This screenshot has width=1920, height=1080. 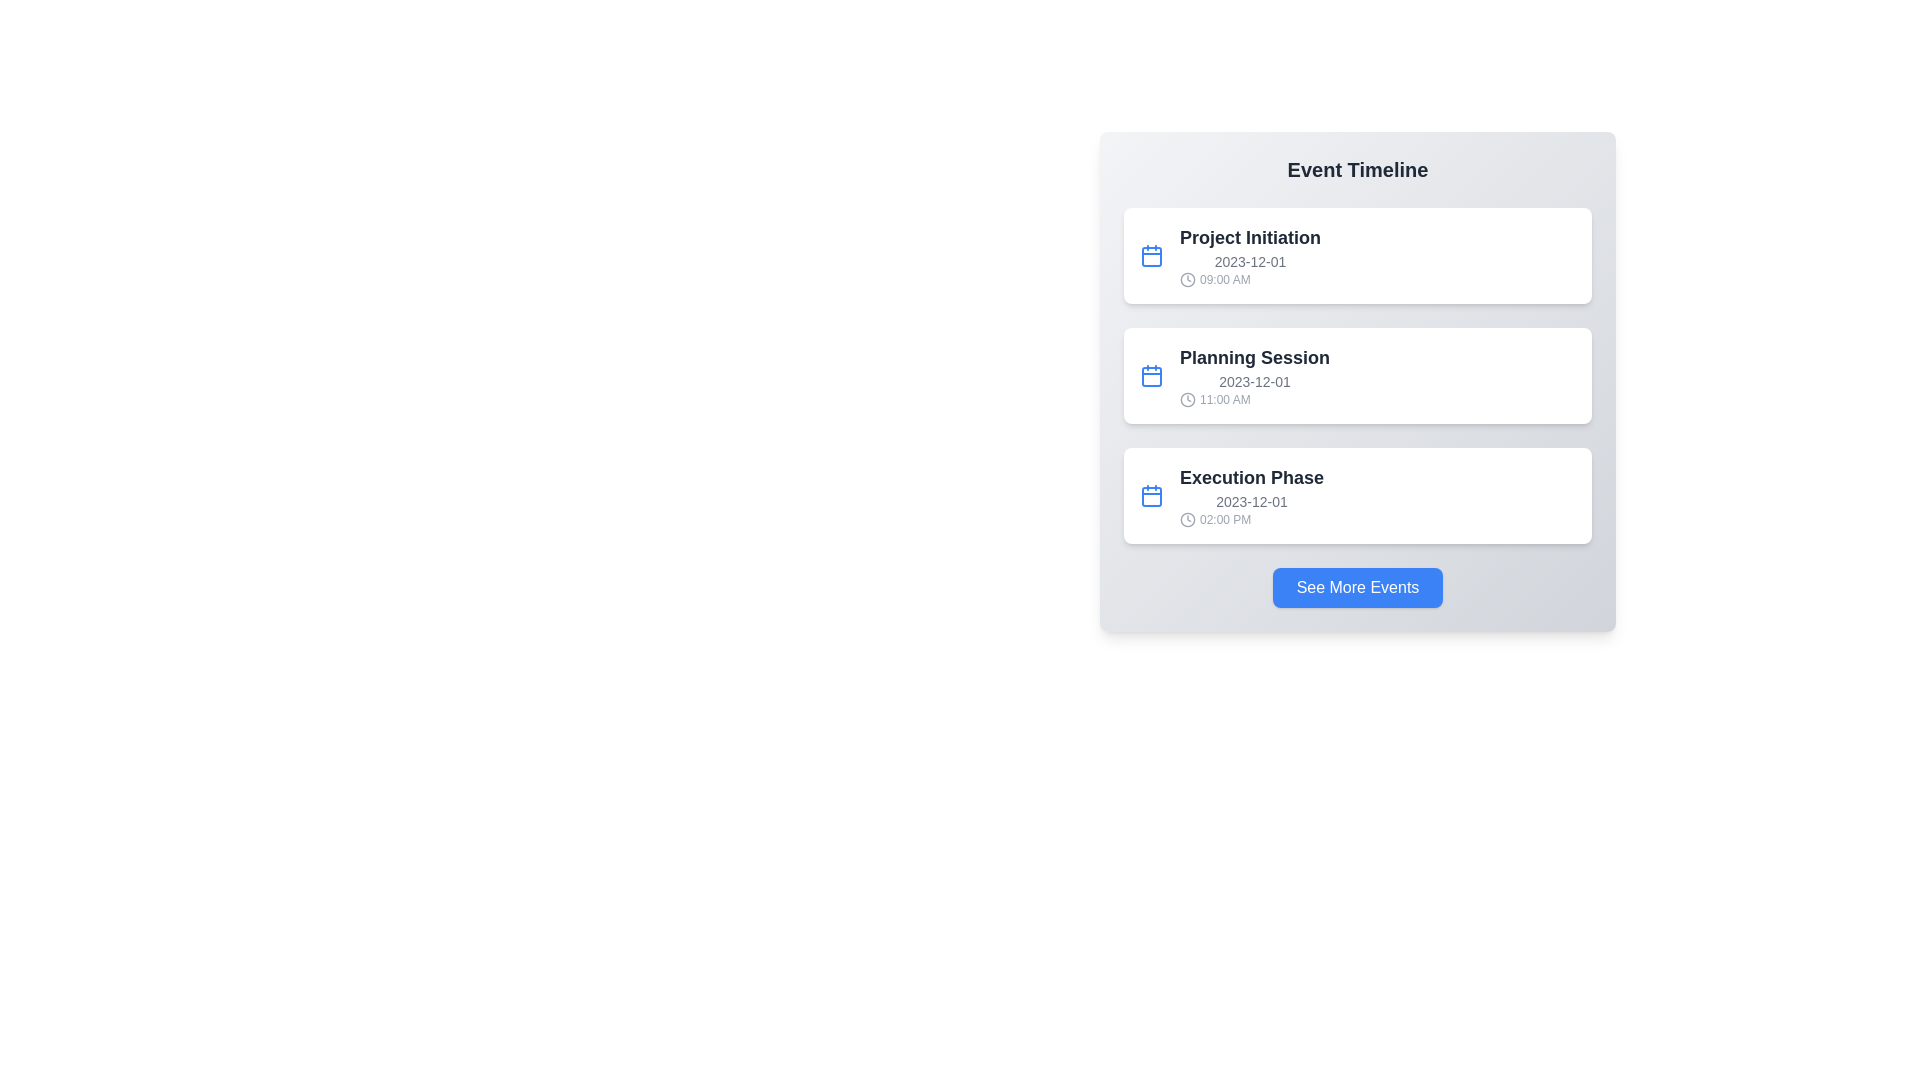 What do you see at coordinates (1188, 519) in the screenshot?
I see `the clock icon associated with the Execution Phase event` at bounding box center [1188, 519].